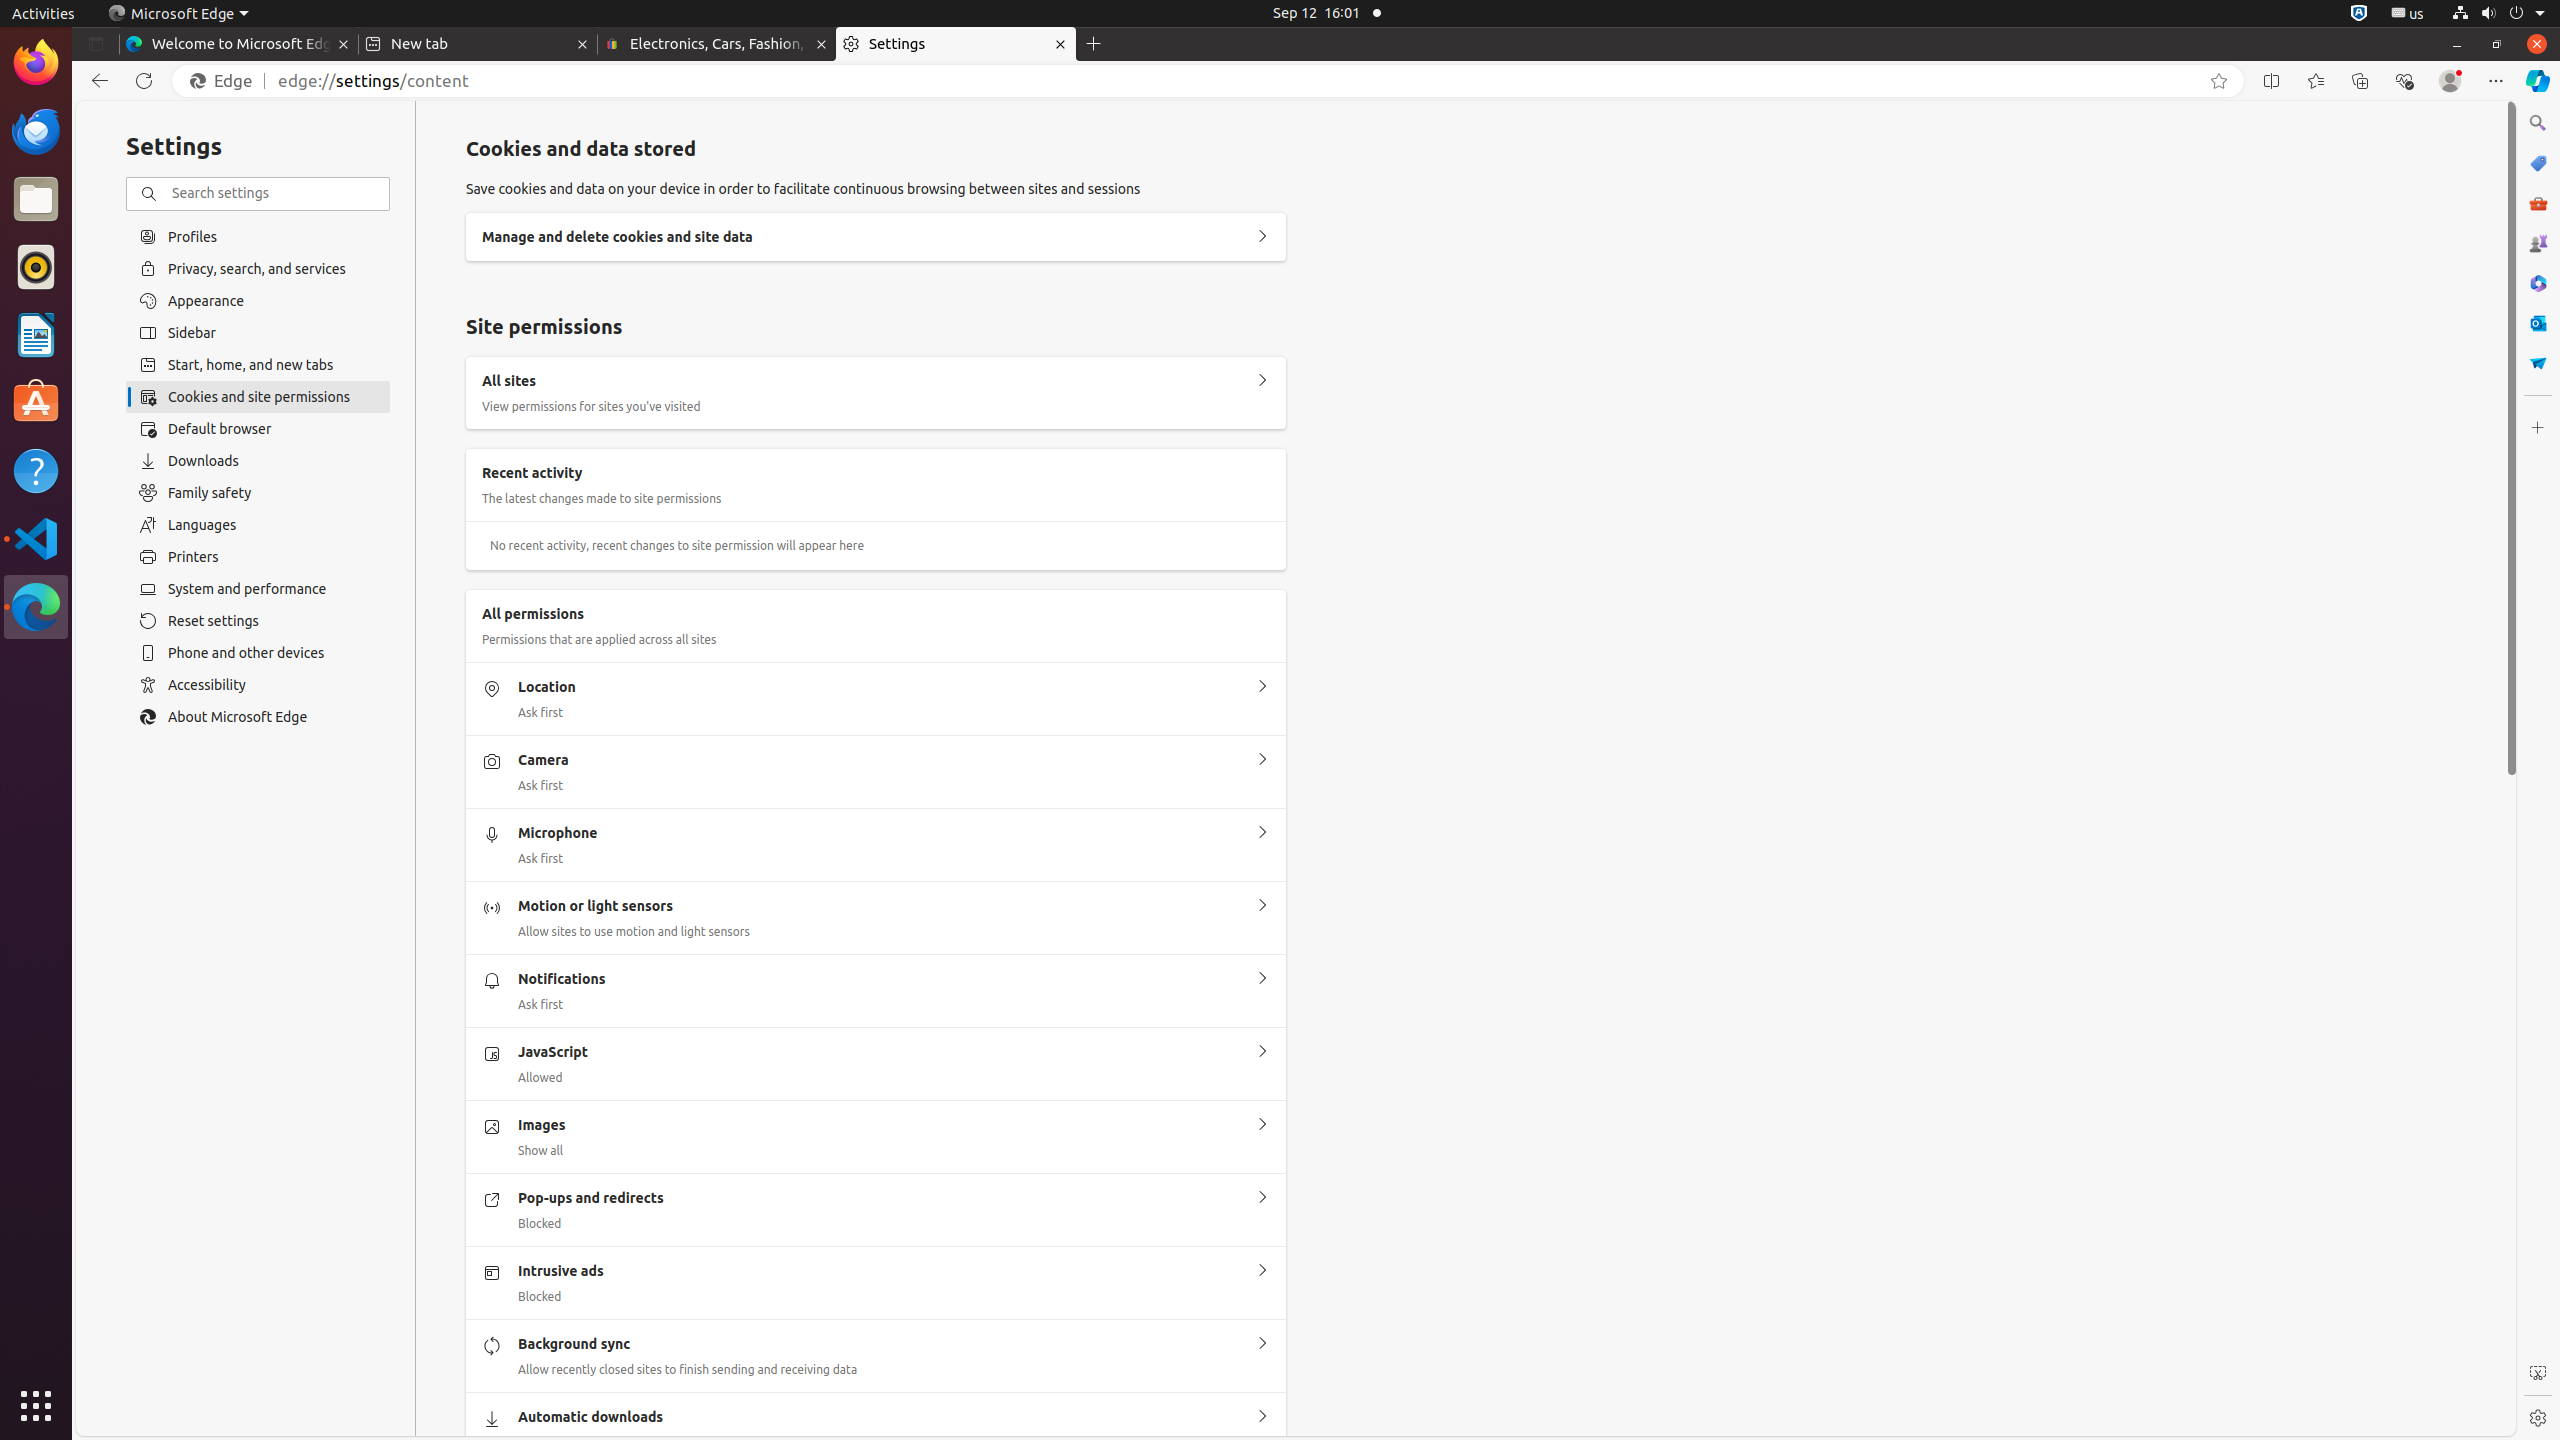  What do you see at coordinates (2406, 12) in the screenshot?
I see `':1.21/StatusNotifierItem'` at bounding box center [2406, 12].